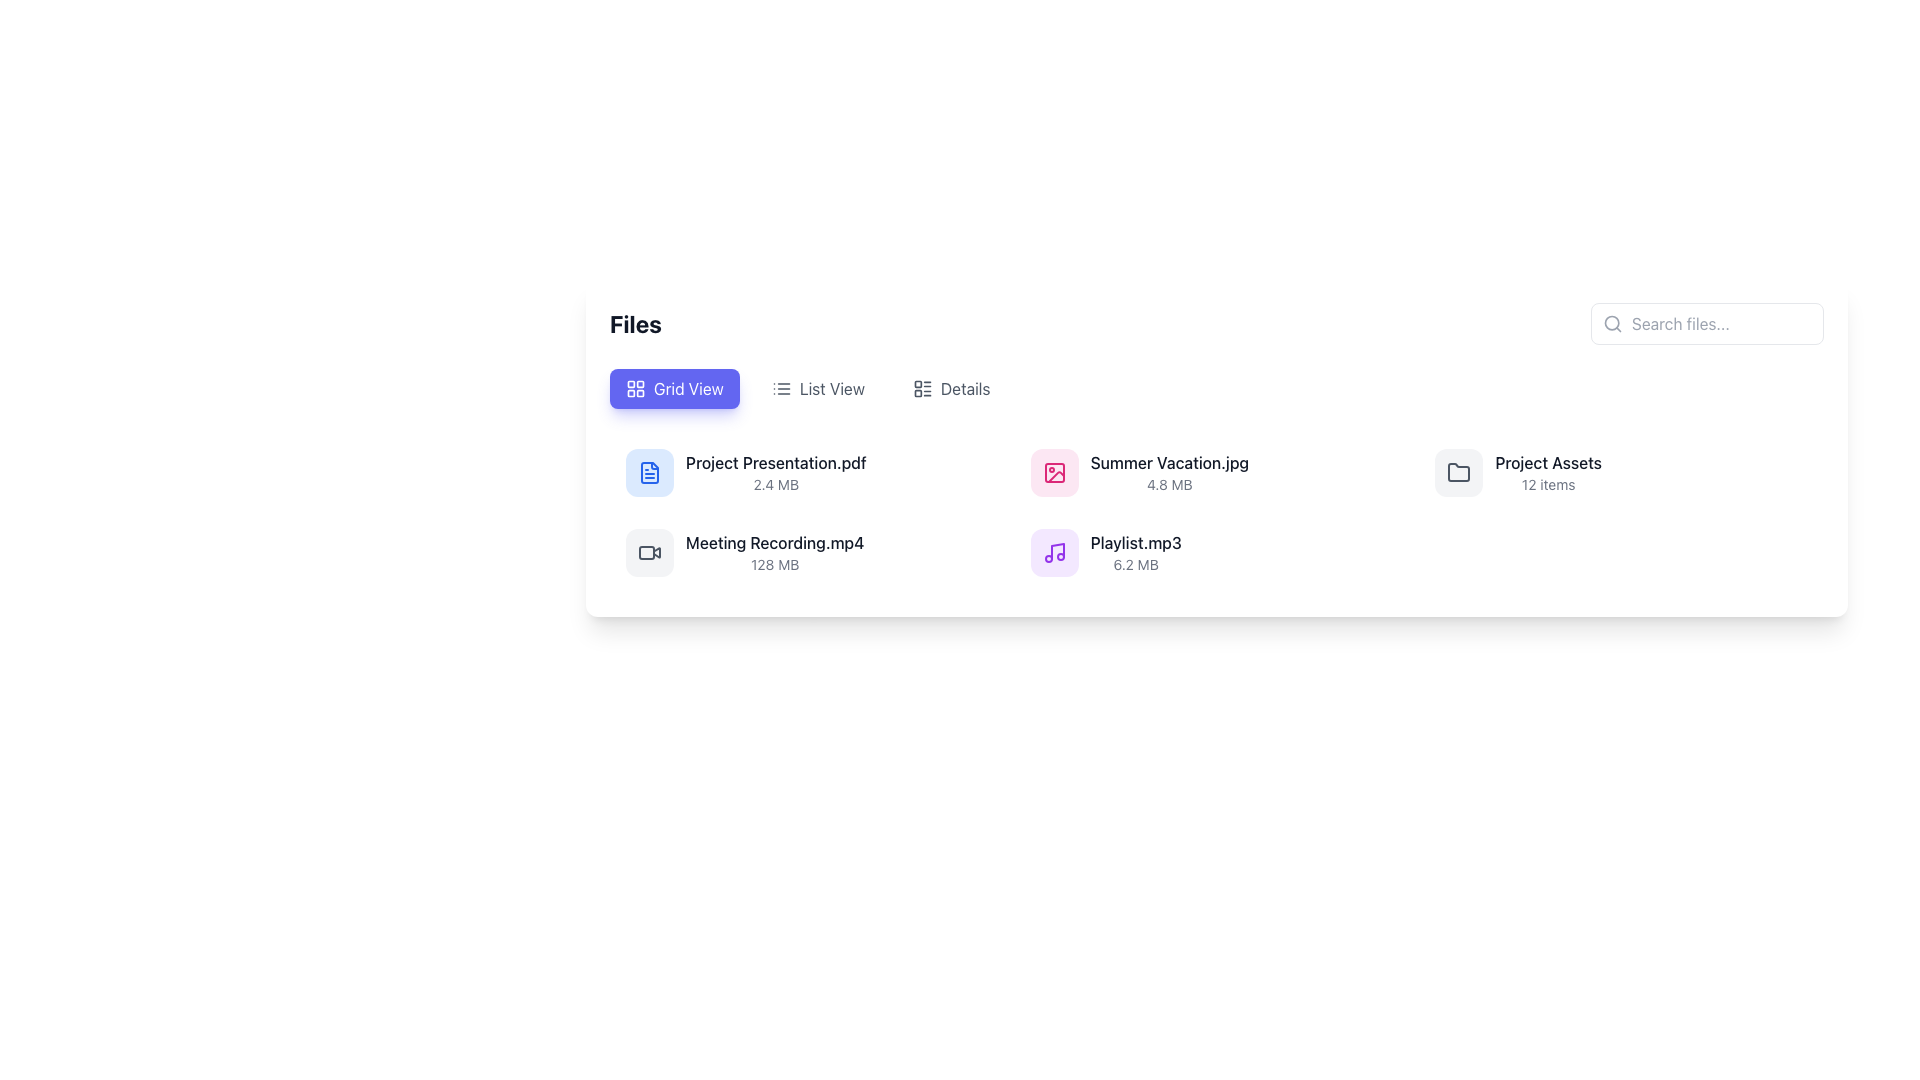 This screenshot has height=1080, width=1920. I want to click on the text label that reads '12 items', which is positioned below the 'Project Assets' heading in the top-right corner of the application content area, so click(1547, 485).